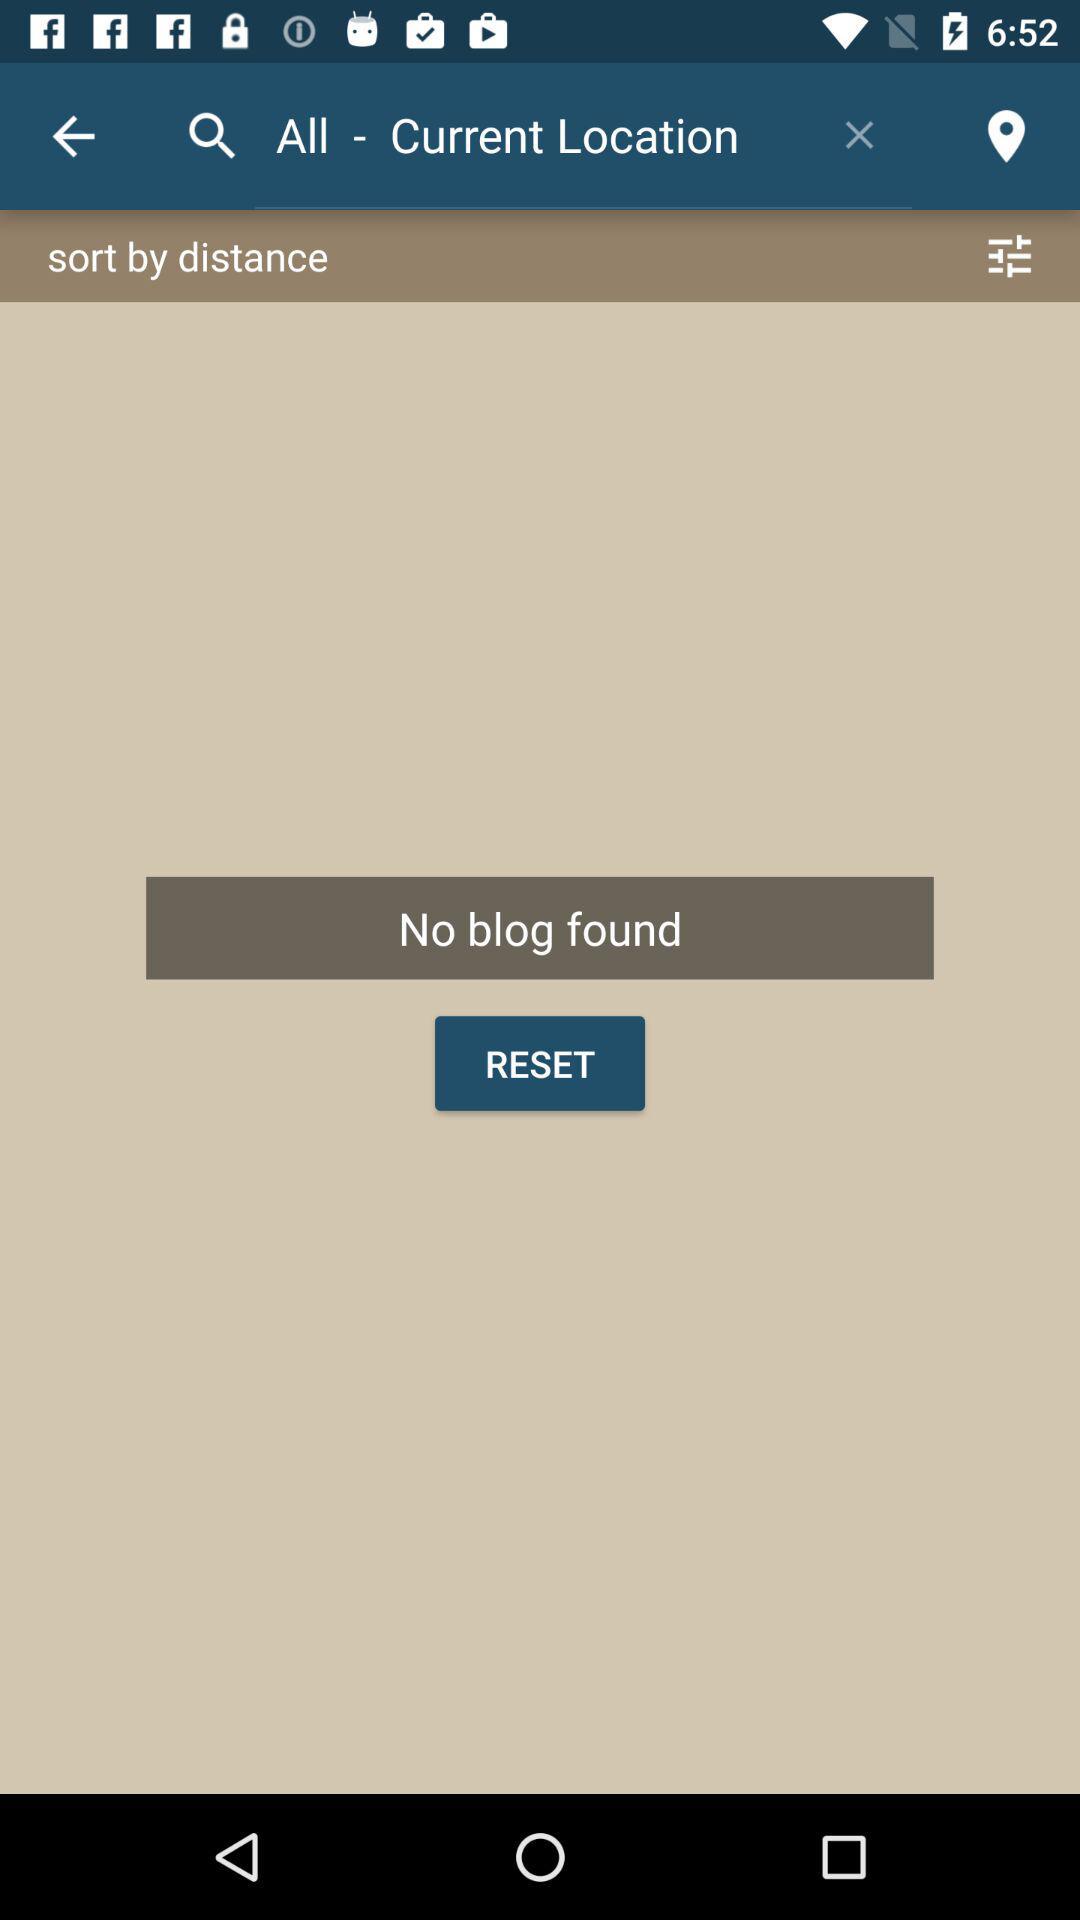 The height and width of the screenshot is (1920, 1080). Describe the element at coordinates (530, 133) in the screenshot. I see `the all  -  current location item` at that location.